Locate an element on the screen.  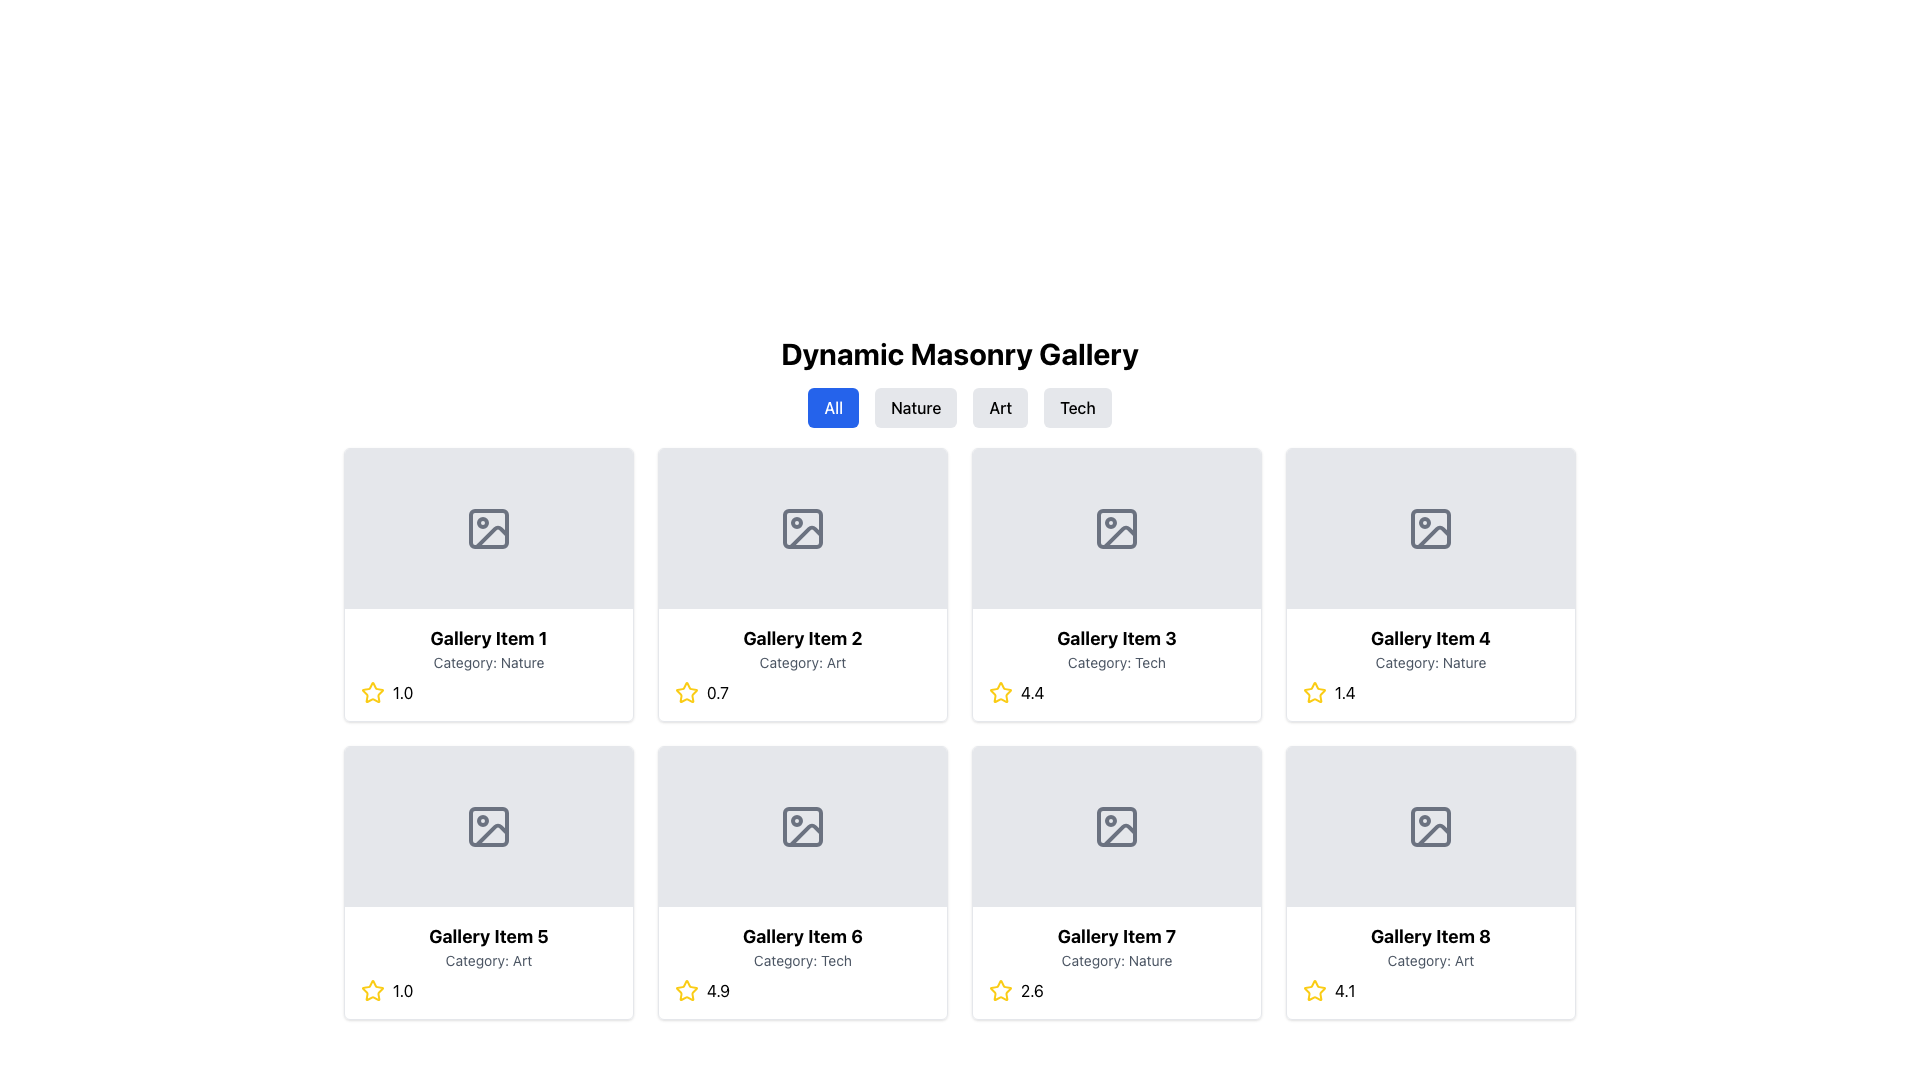
the 'Nature' button, which is the second button from the left in a row of four buttons located below the title 'Dynamic Masonry Gallery' is located at coordinates (915, 407).